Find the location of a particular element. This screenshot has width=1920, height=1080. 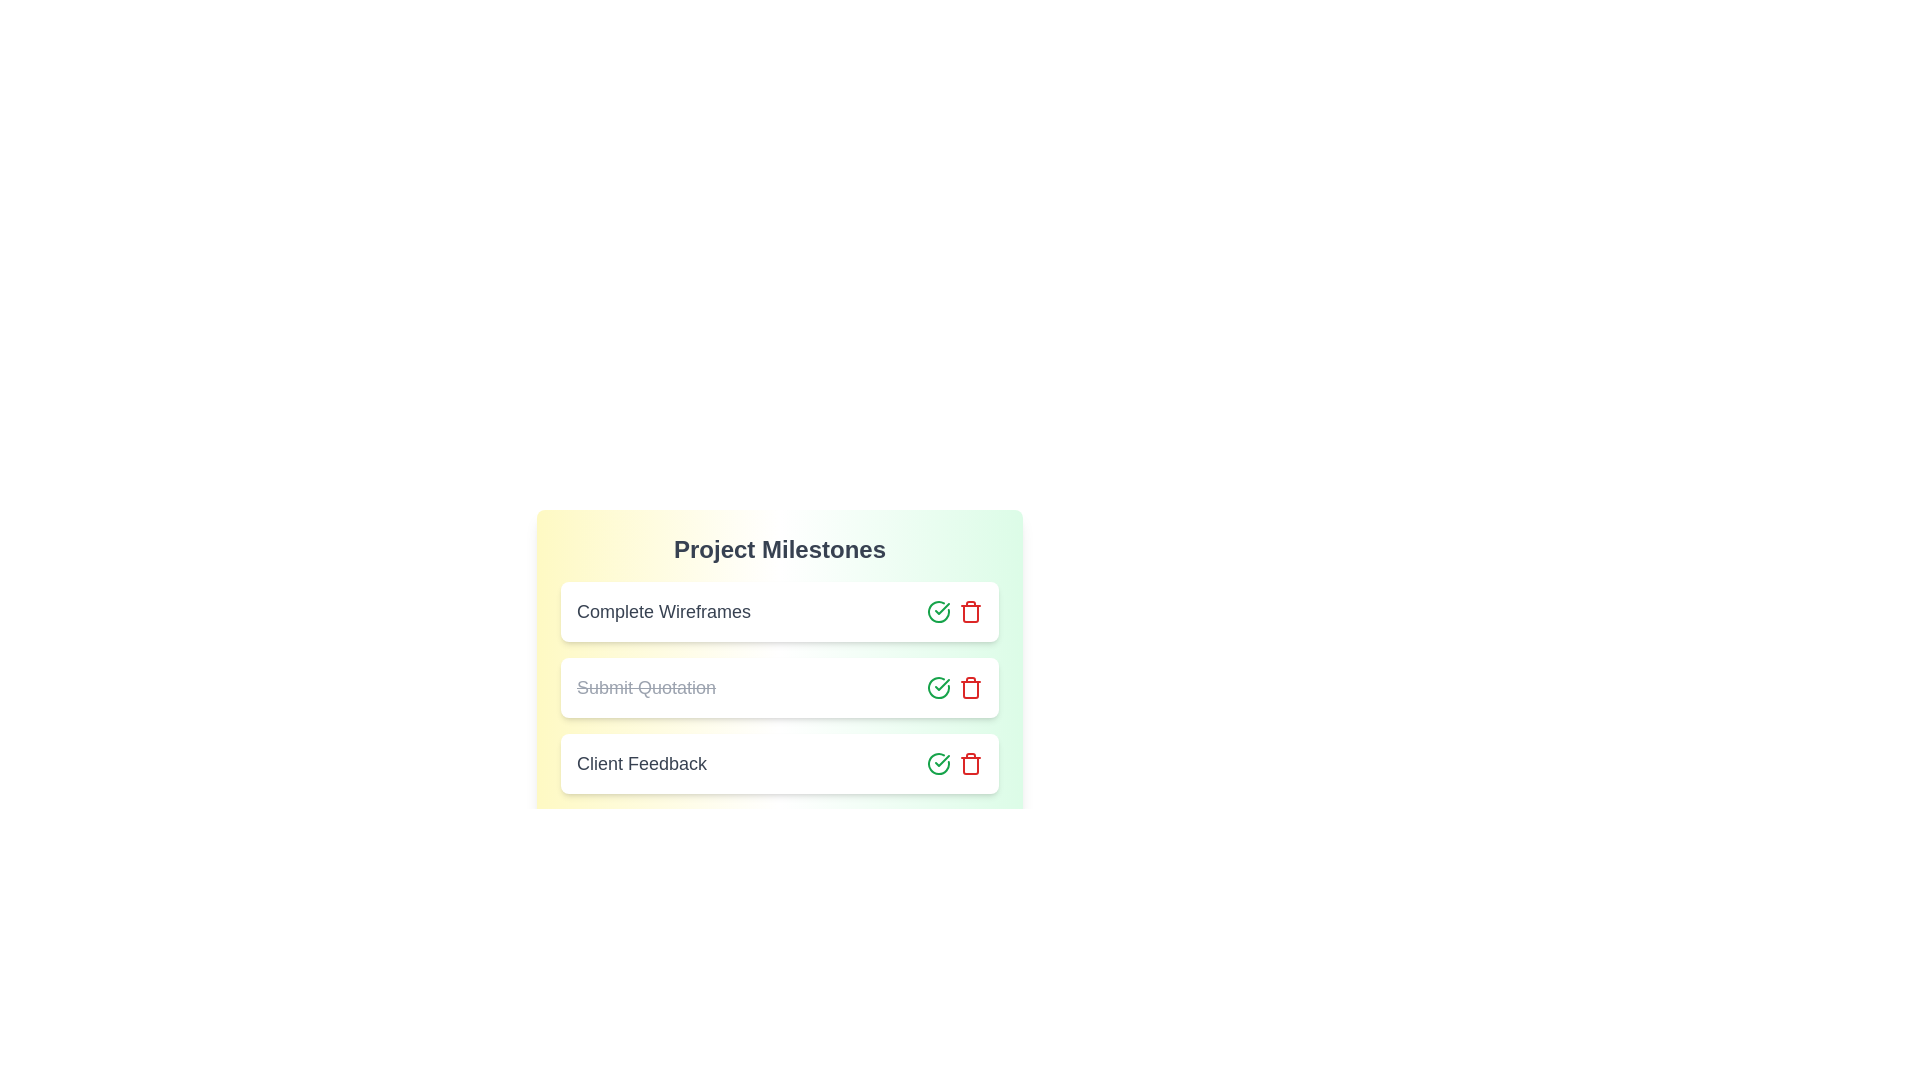

the header labeled 'Project Milestones' is located at coordinates (778, 550).